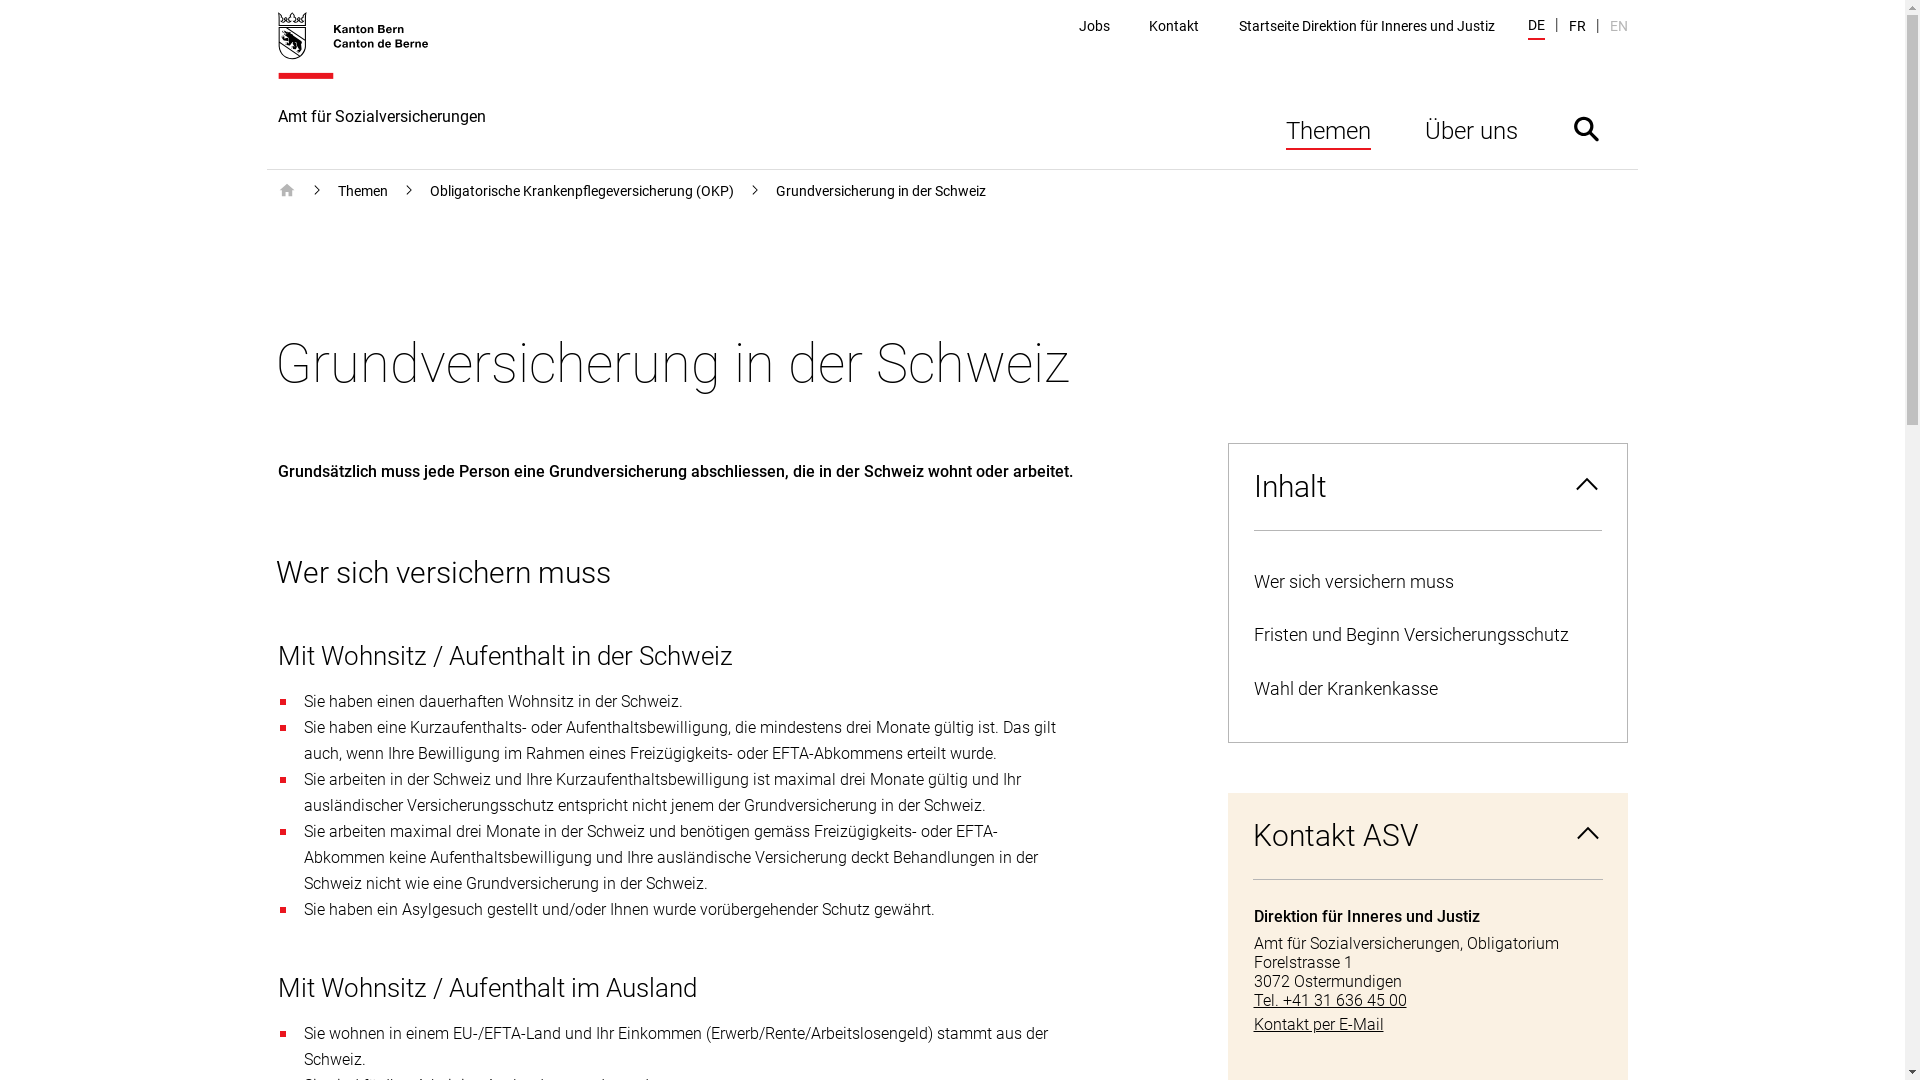  What do you see at coordinates (1575, 26) in the screenshot?
I see `'FR'` at bounding box center [1575, 26].